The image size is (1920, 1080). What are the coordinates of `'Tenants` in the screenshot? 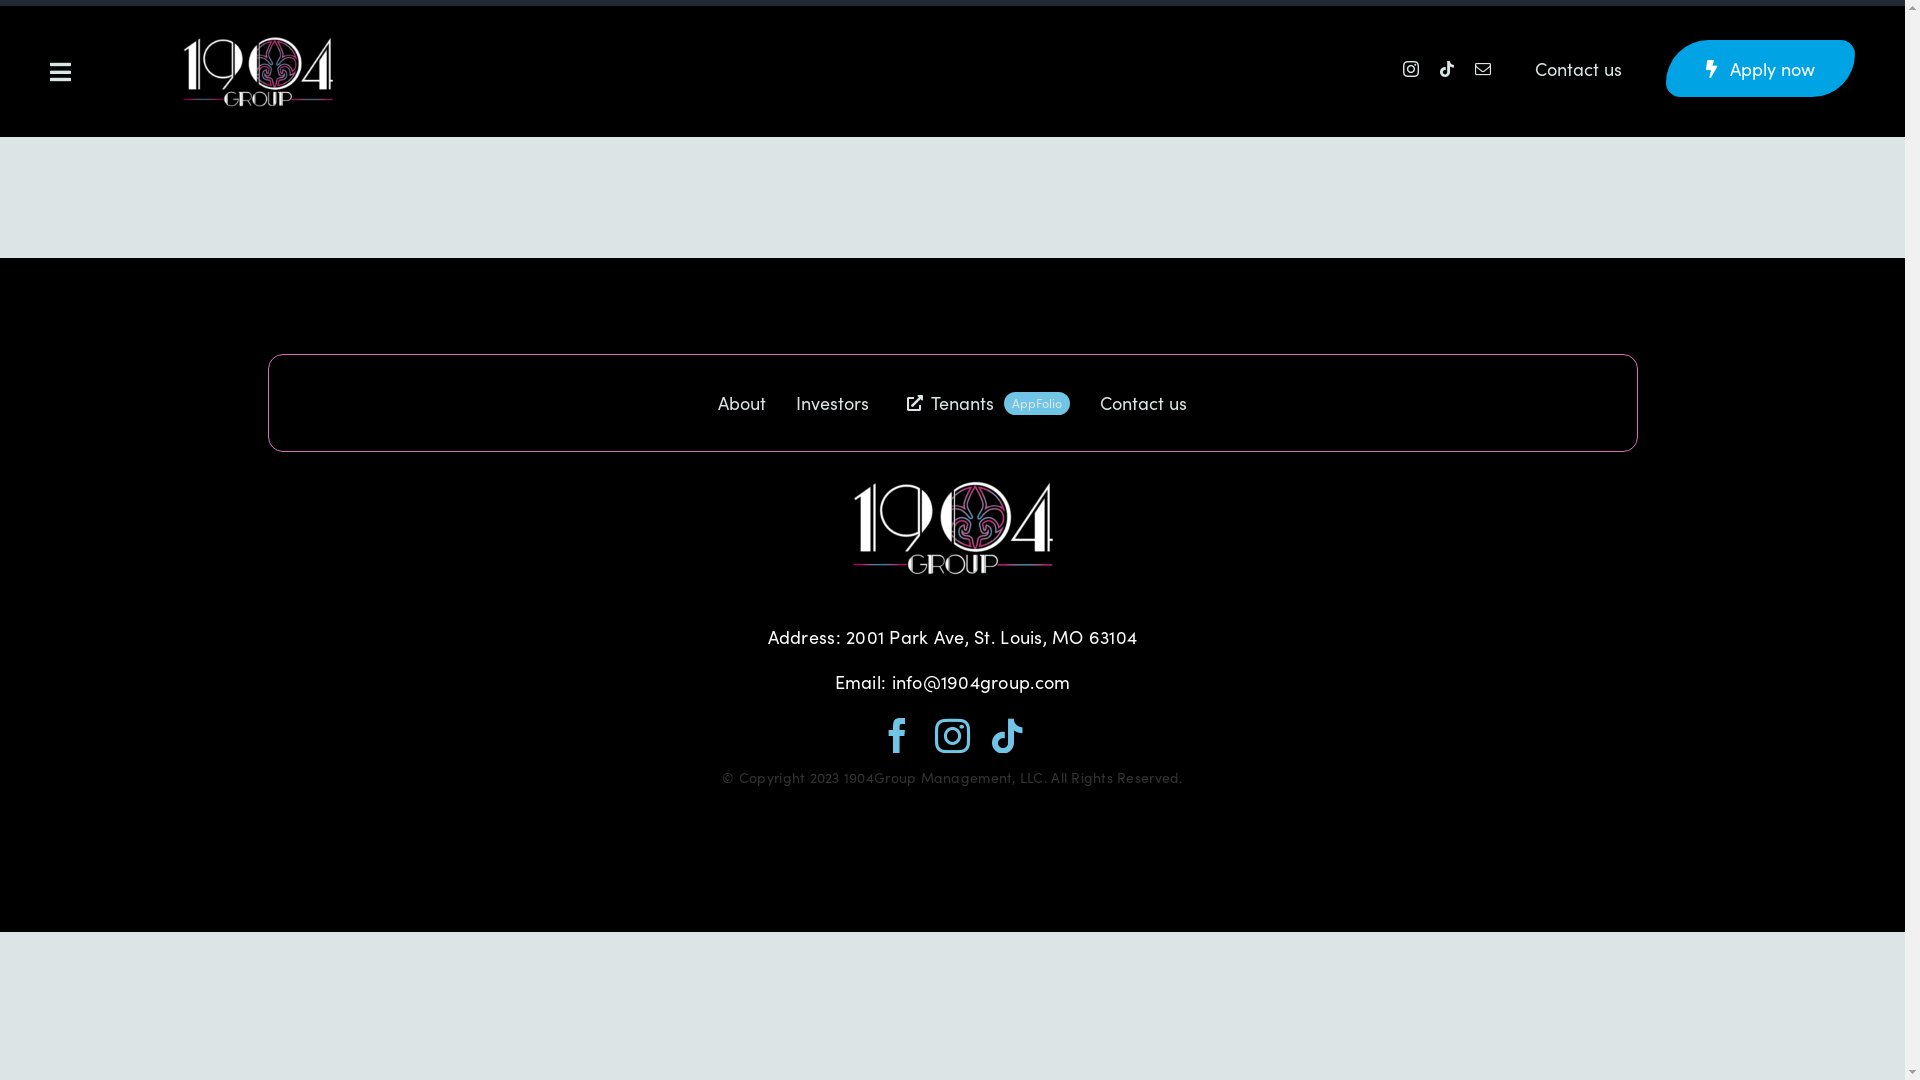 It's located at (897, 403).